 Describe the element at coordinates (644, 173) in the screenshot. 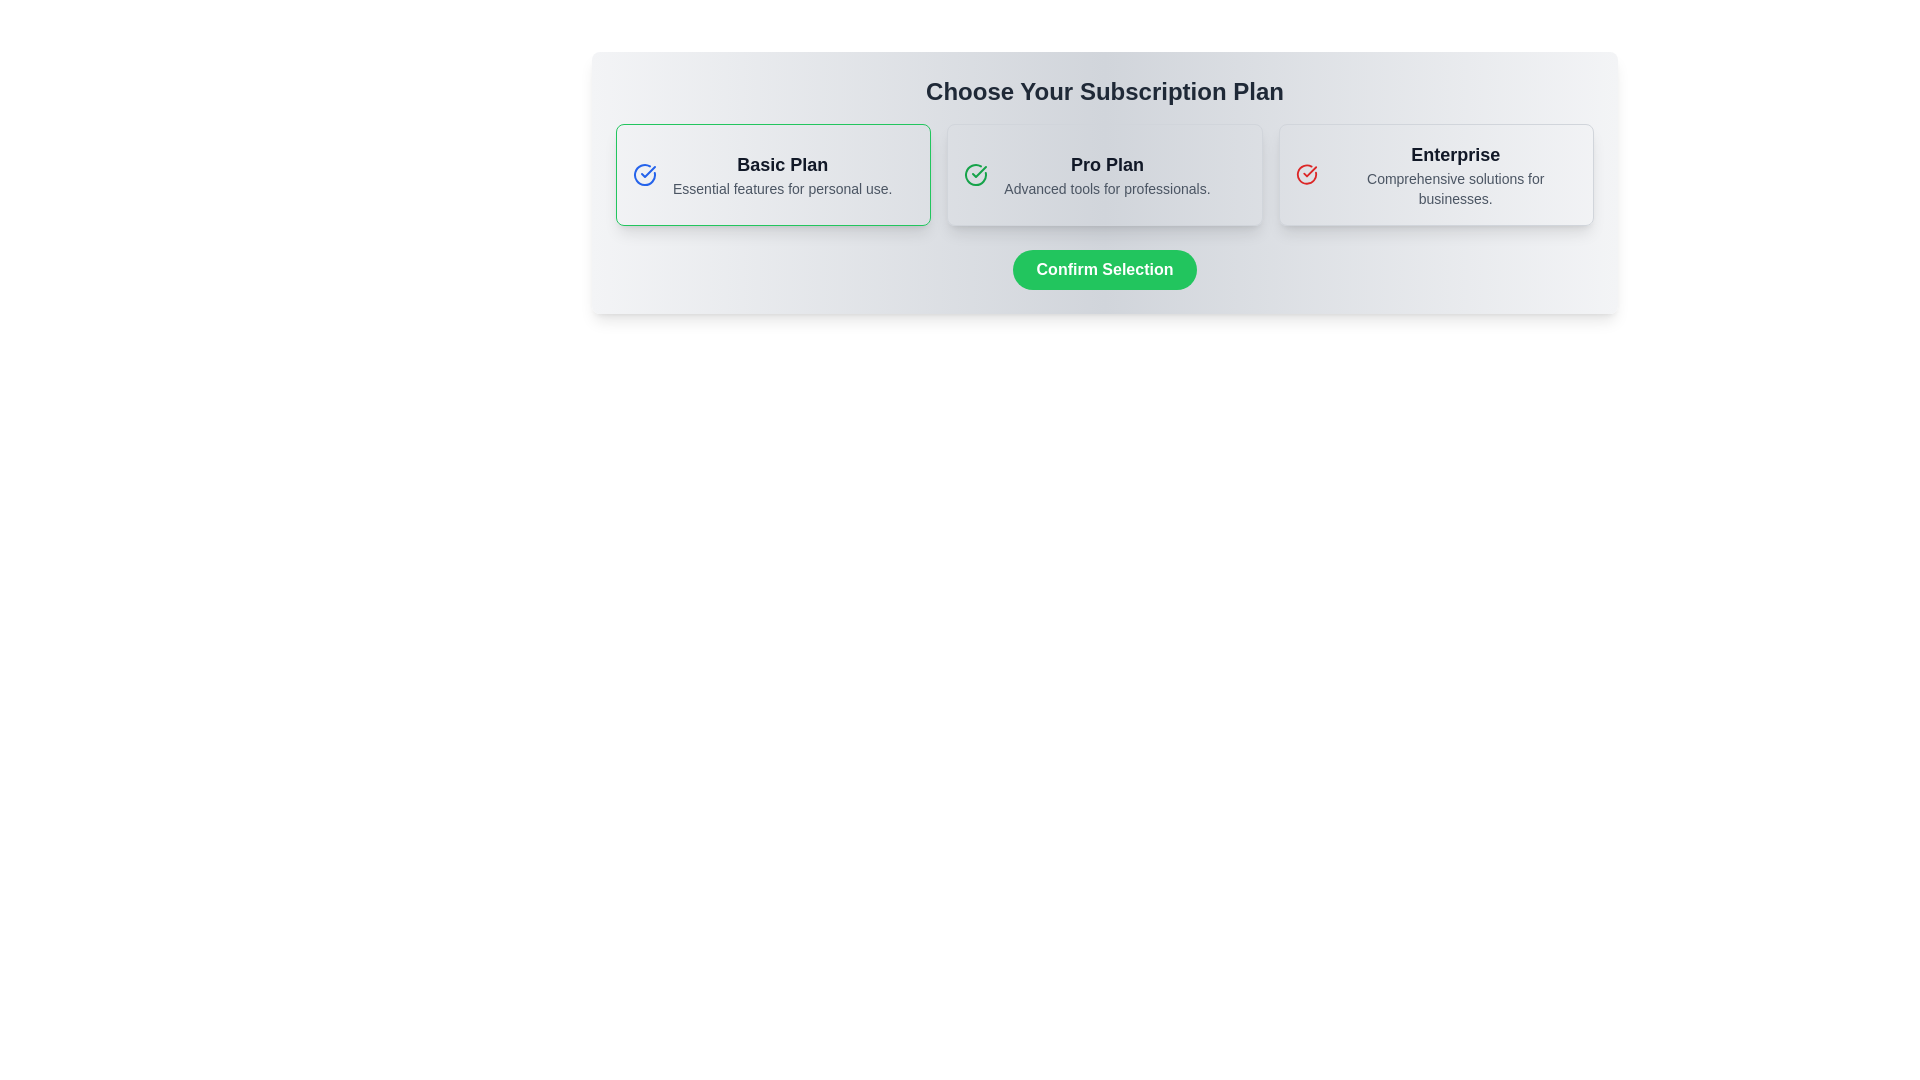

I see `the circular blue checkmark icon indicating the 'Basic Plan' subscription option` at that location.